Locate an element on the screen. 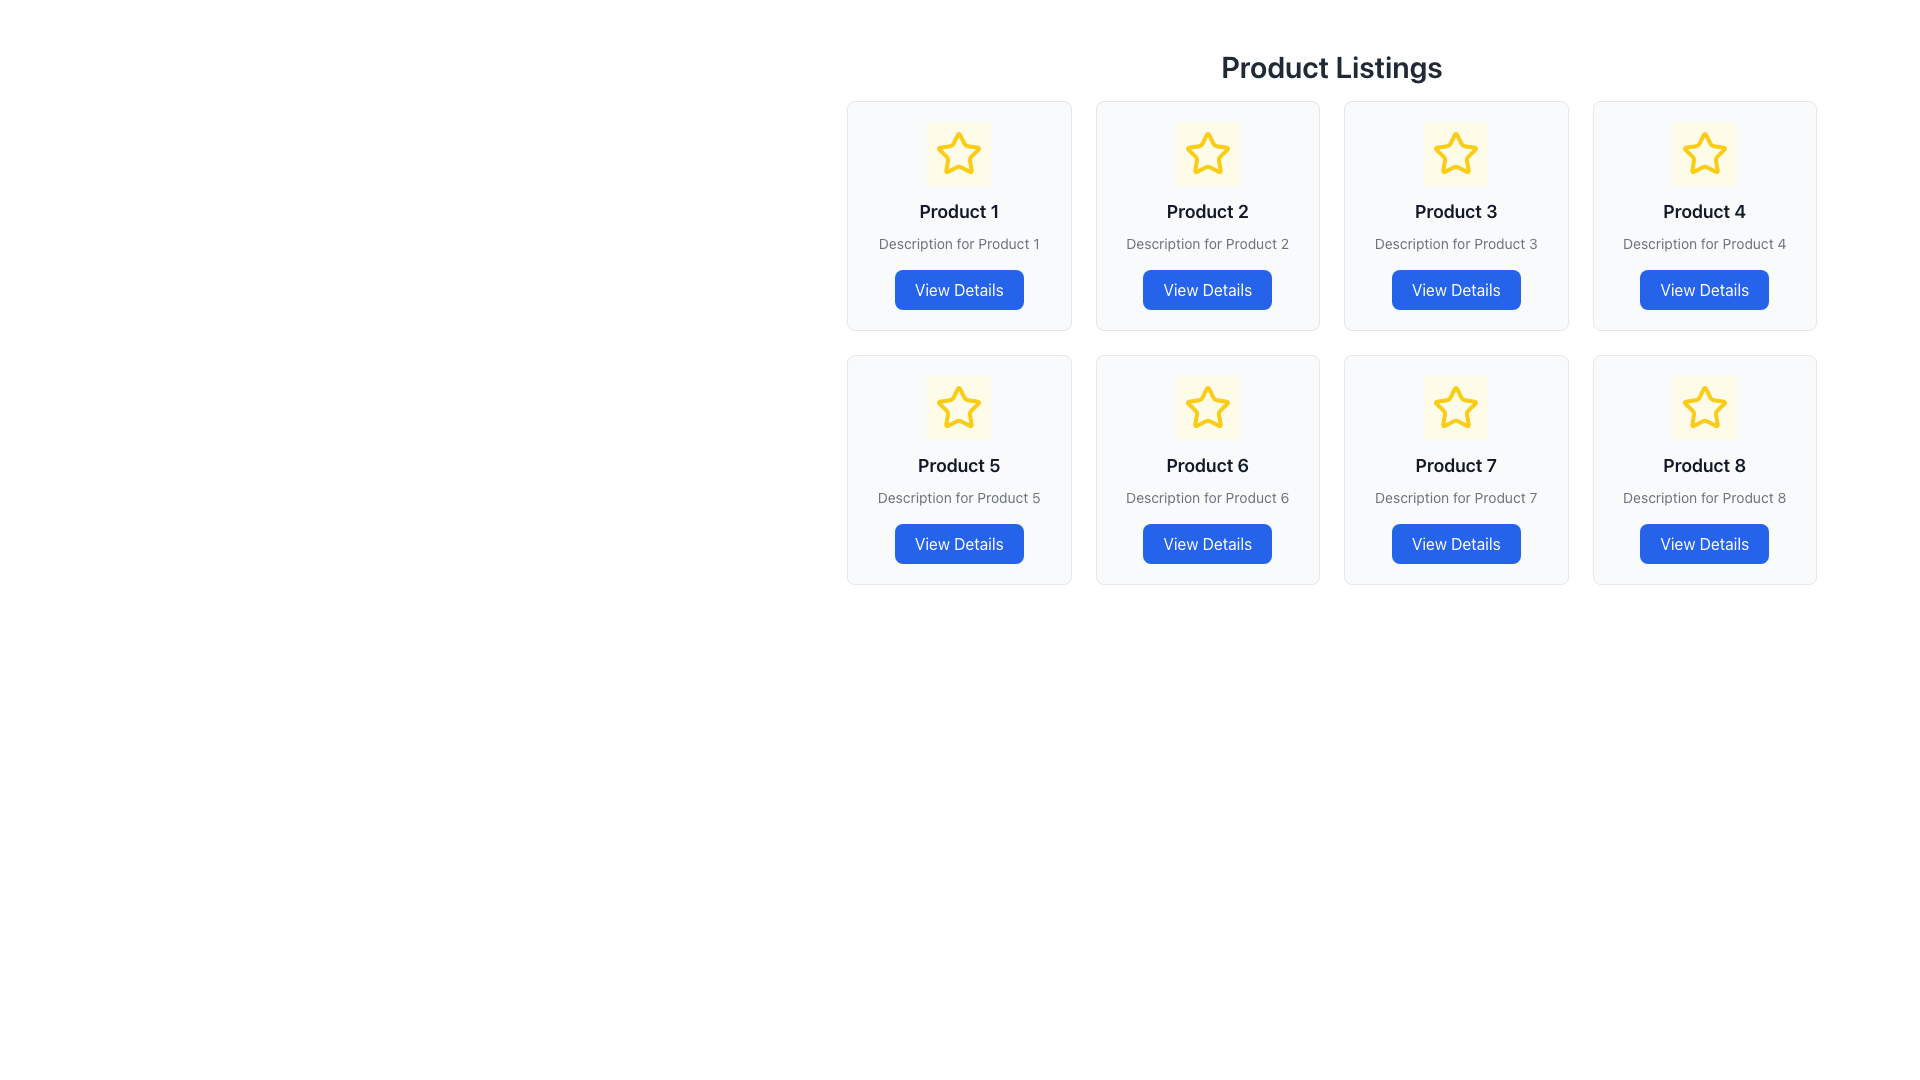 The width and height of the screenshot is (1920, 1080). text label displaying 'Product 1' that is centered within the first product card, located in the grid layout, below the yellow star icon is located at coordinates (958, 212).